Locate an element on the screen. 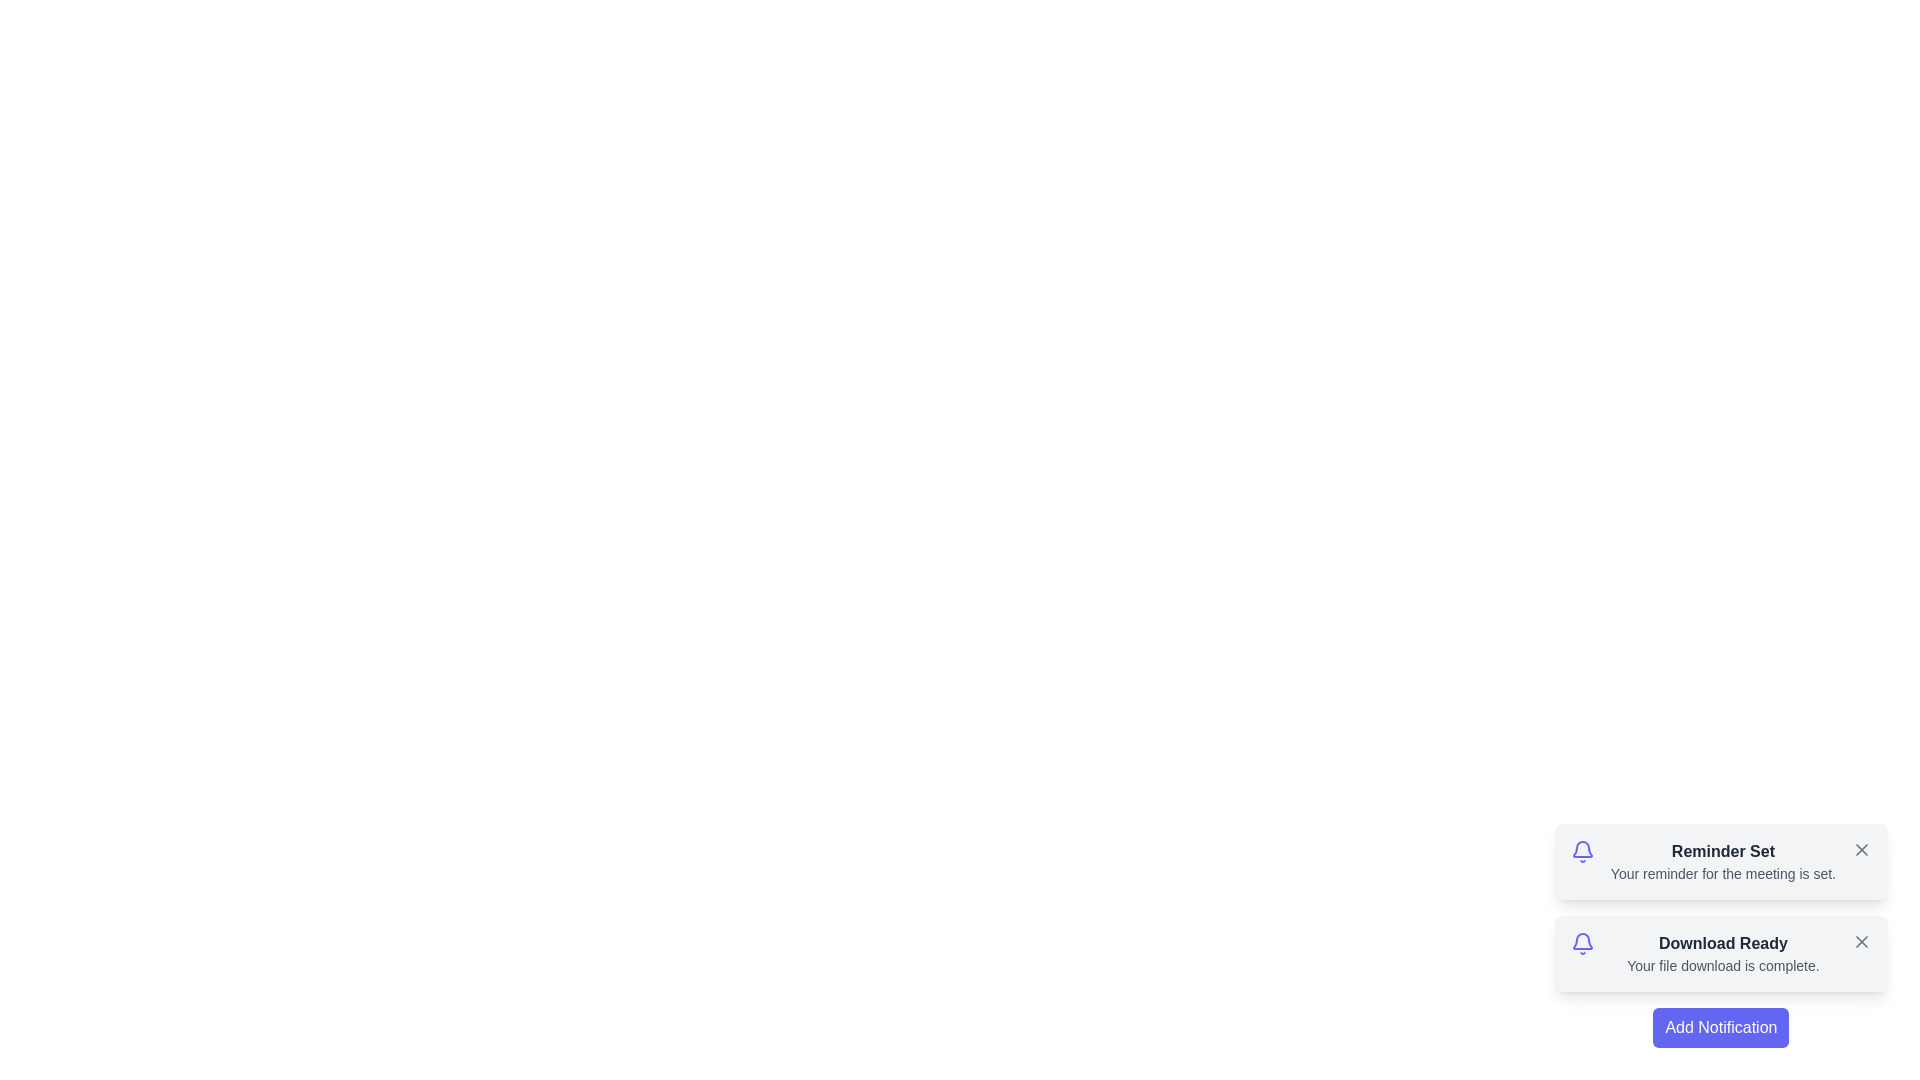 This screenshot has height=1080, width=1920. the static text element that provides additional details about the 'Reminder Set' notification, positioned directly beneath the 'Reminder Set' title in the upper-right corner of the interface is located at coordinates (1722, 873).